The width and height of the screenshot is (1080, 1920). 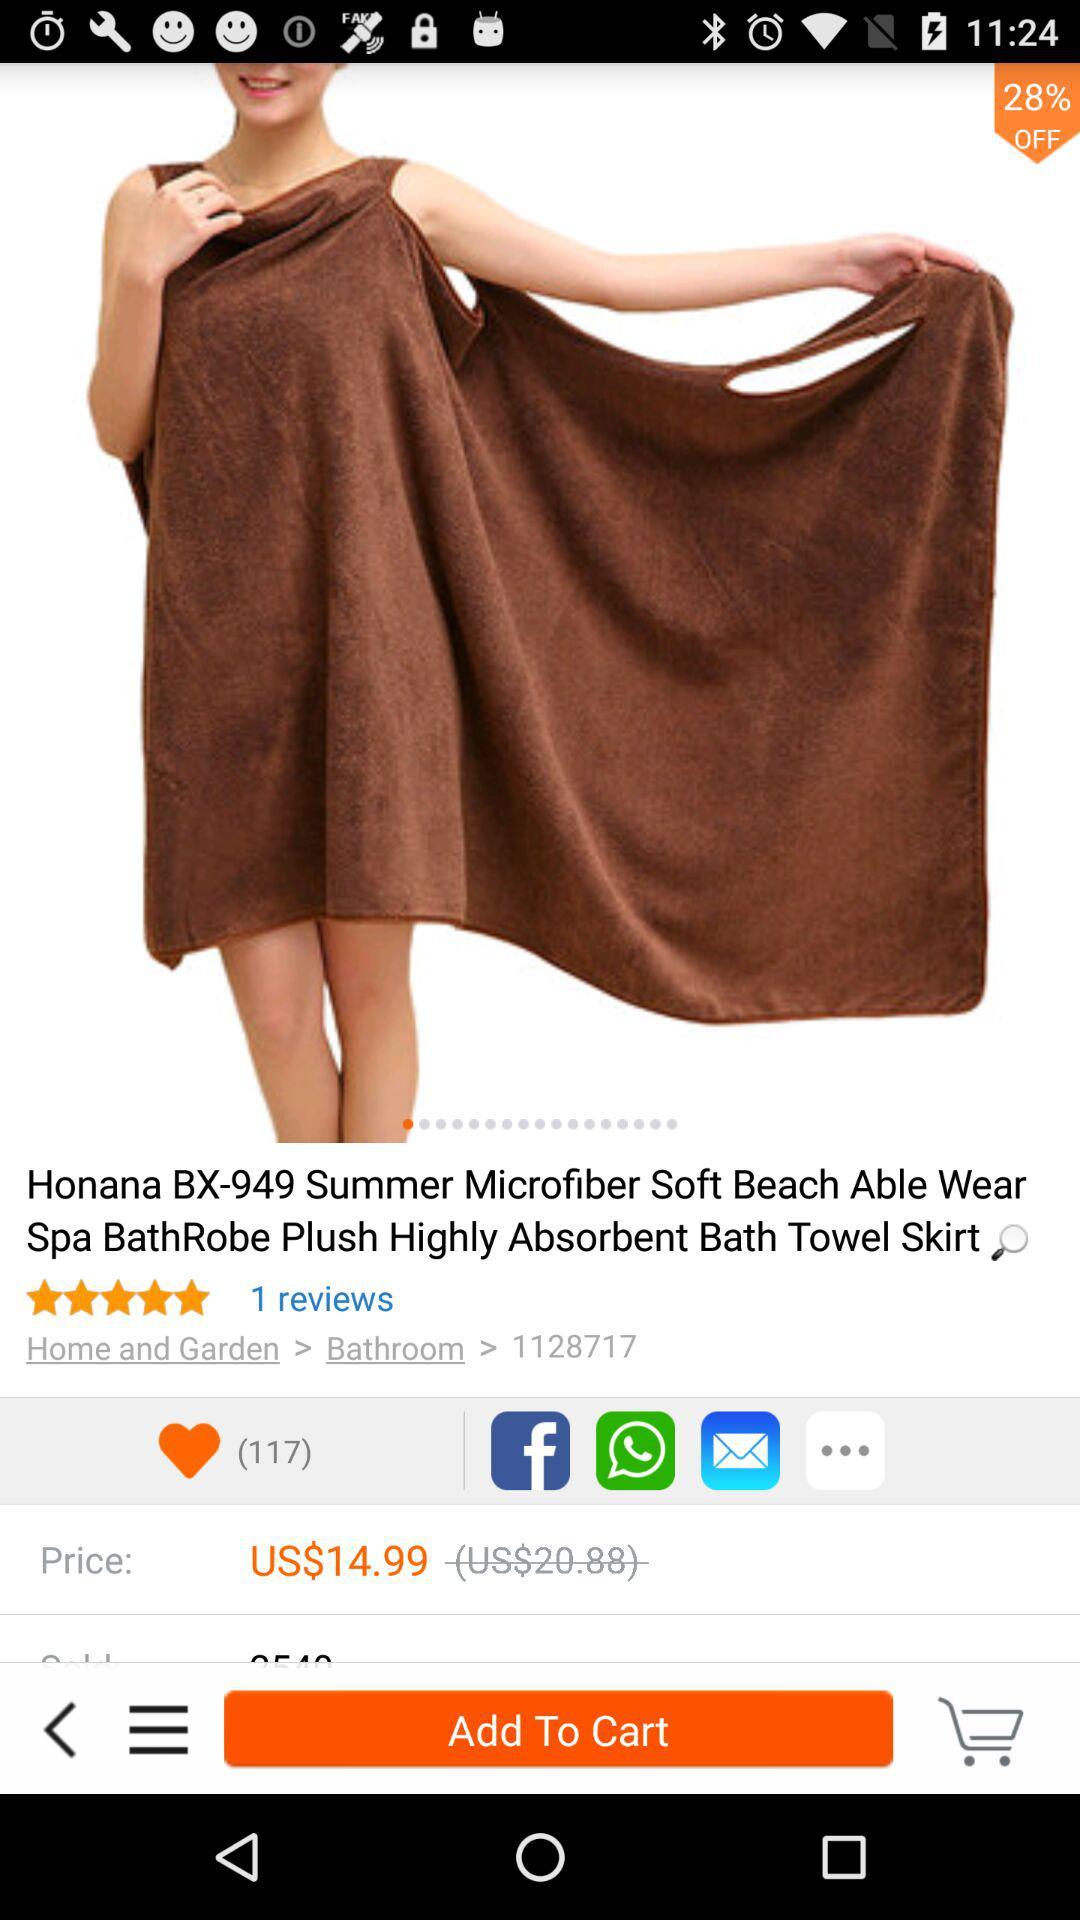 What do you see at coordinates (540, 602) in the screenshot?
I see `advertisement picture` at bounding box center [540, 602].